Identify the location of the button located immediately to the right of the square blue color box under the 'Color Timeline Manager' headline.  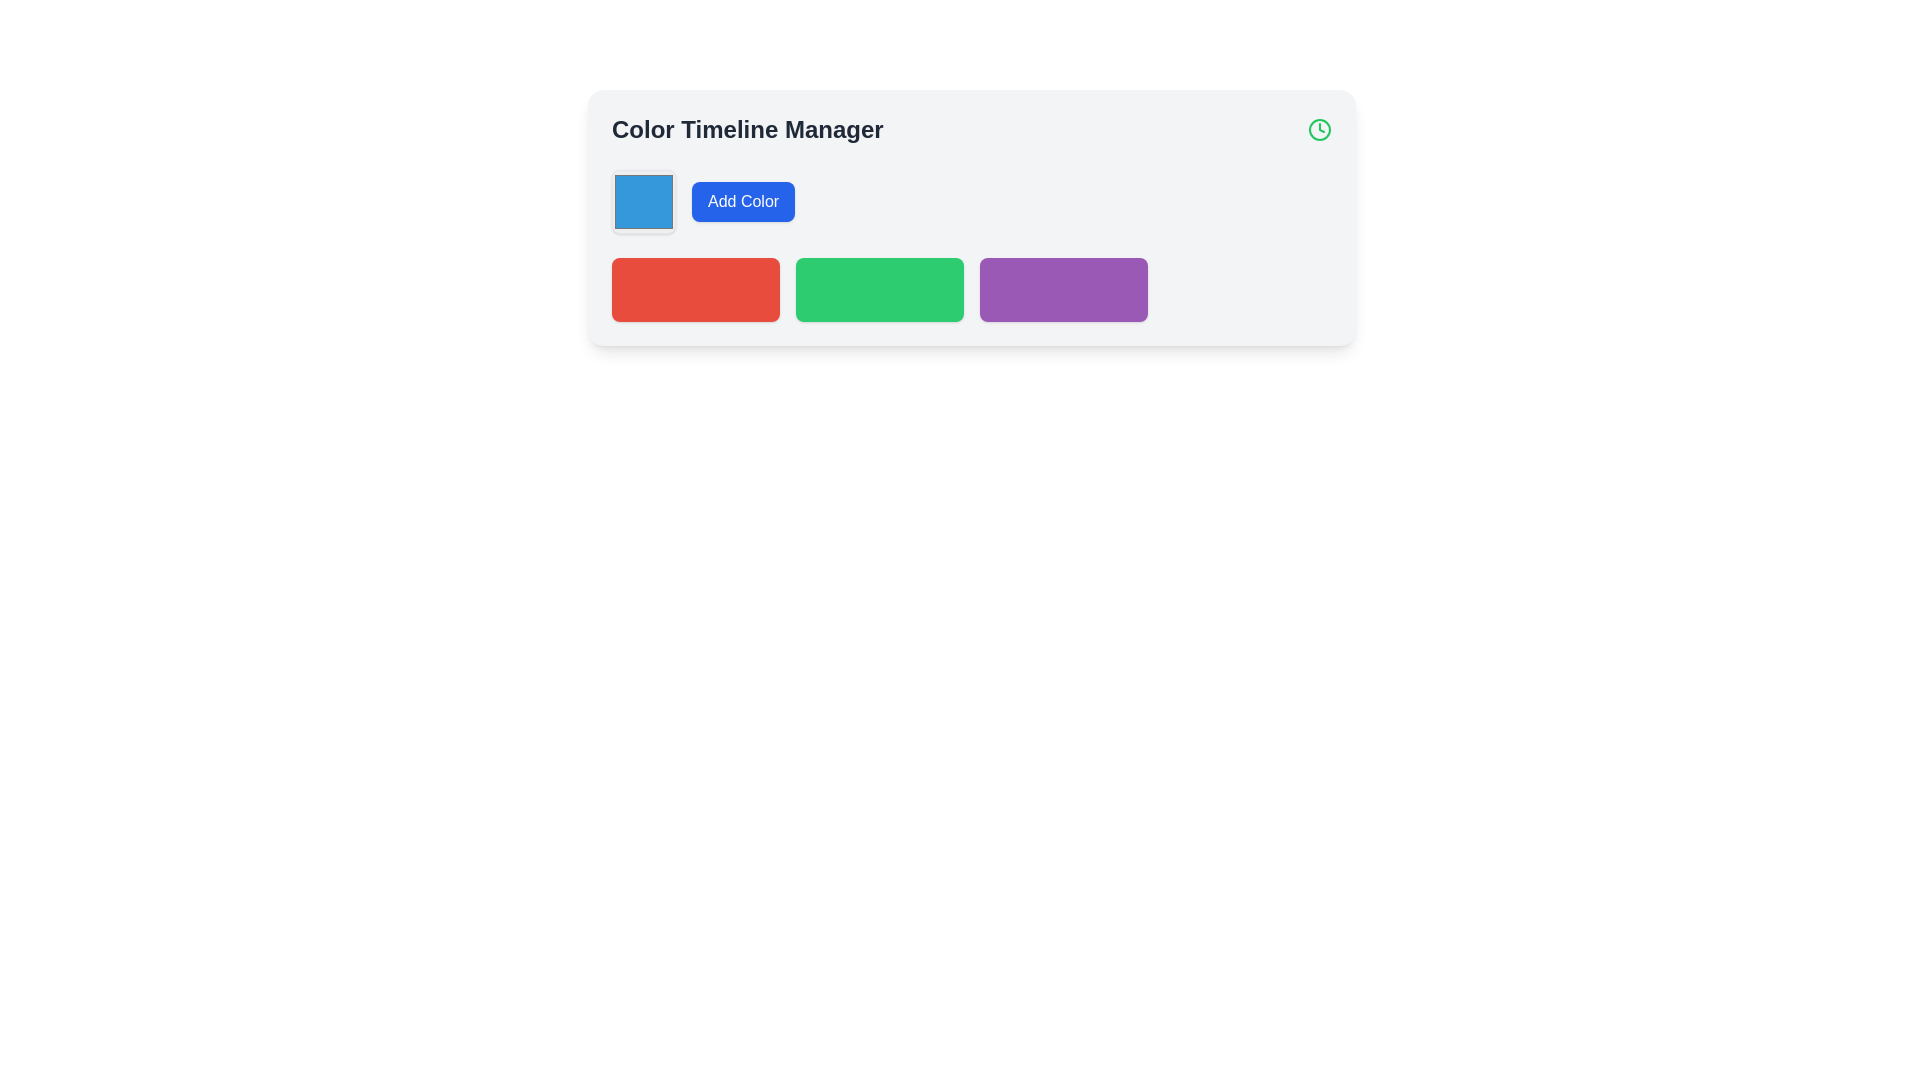
(742, 201).